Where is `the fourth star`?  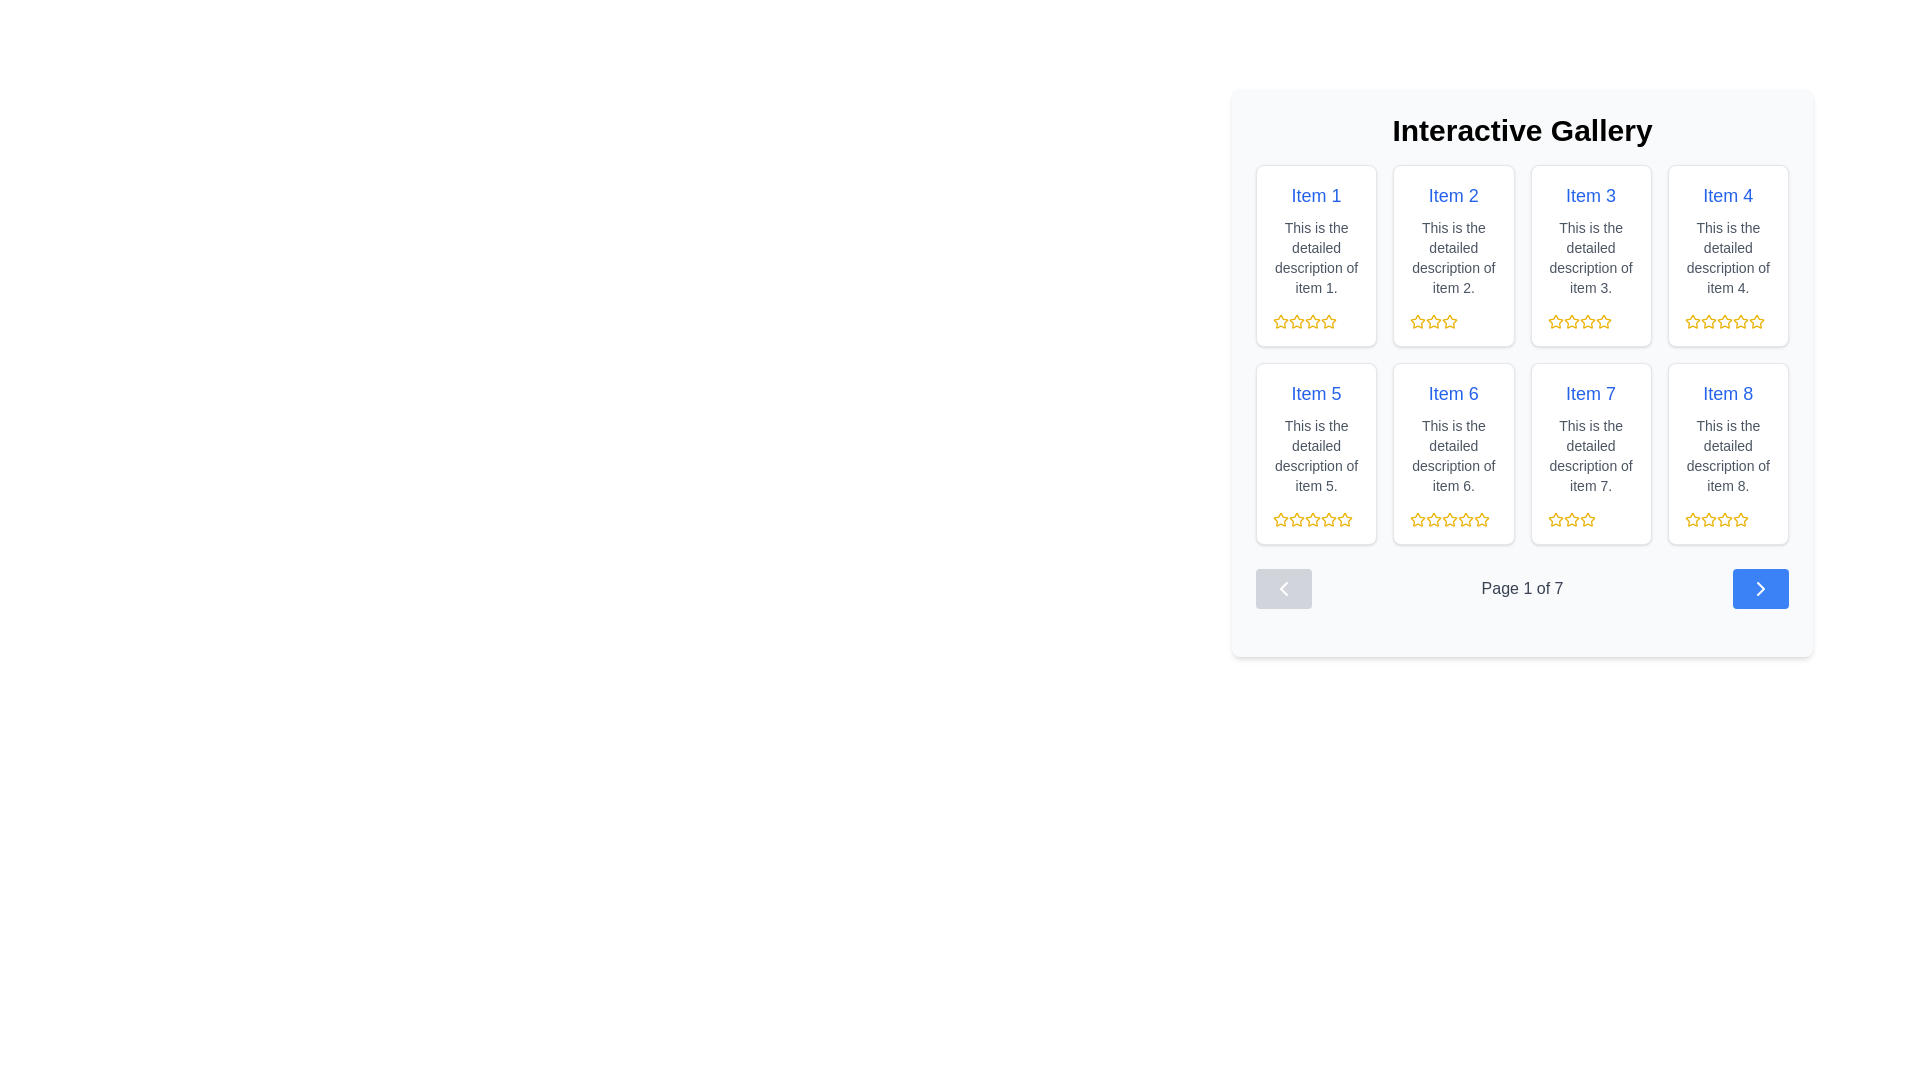
the fourth star is located at coordinates (1739, 518).